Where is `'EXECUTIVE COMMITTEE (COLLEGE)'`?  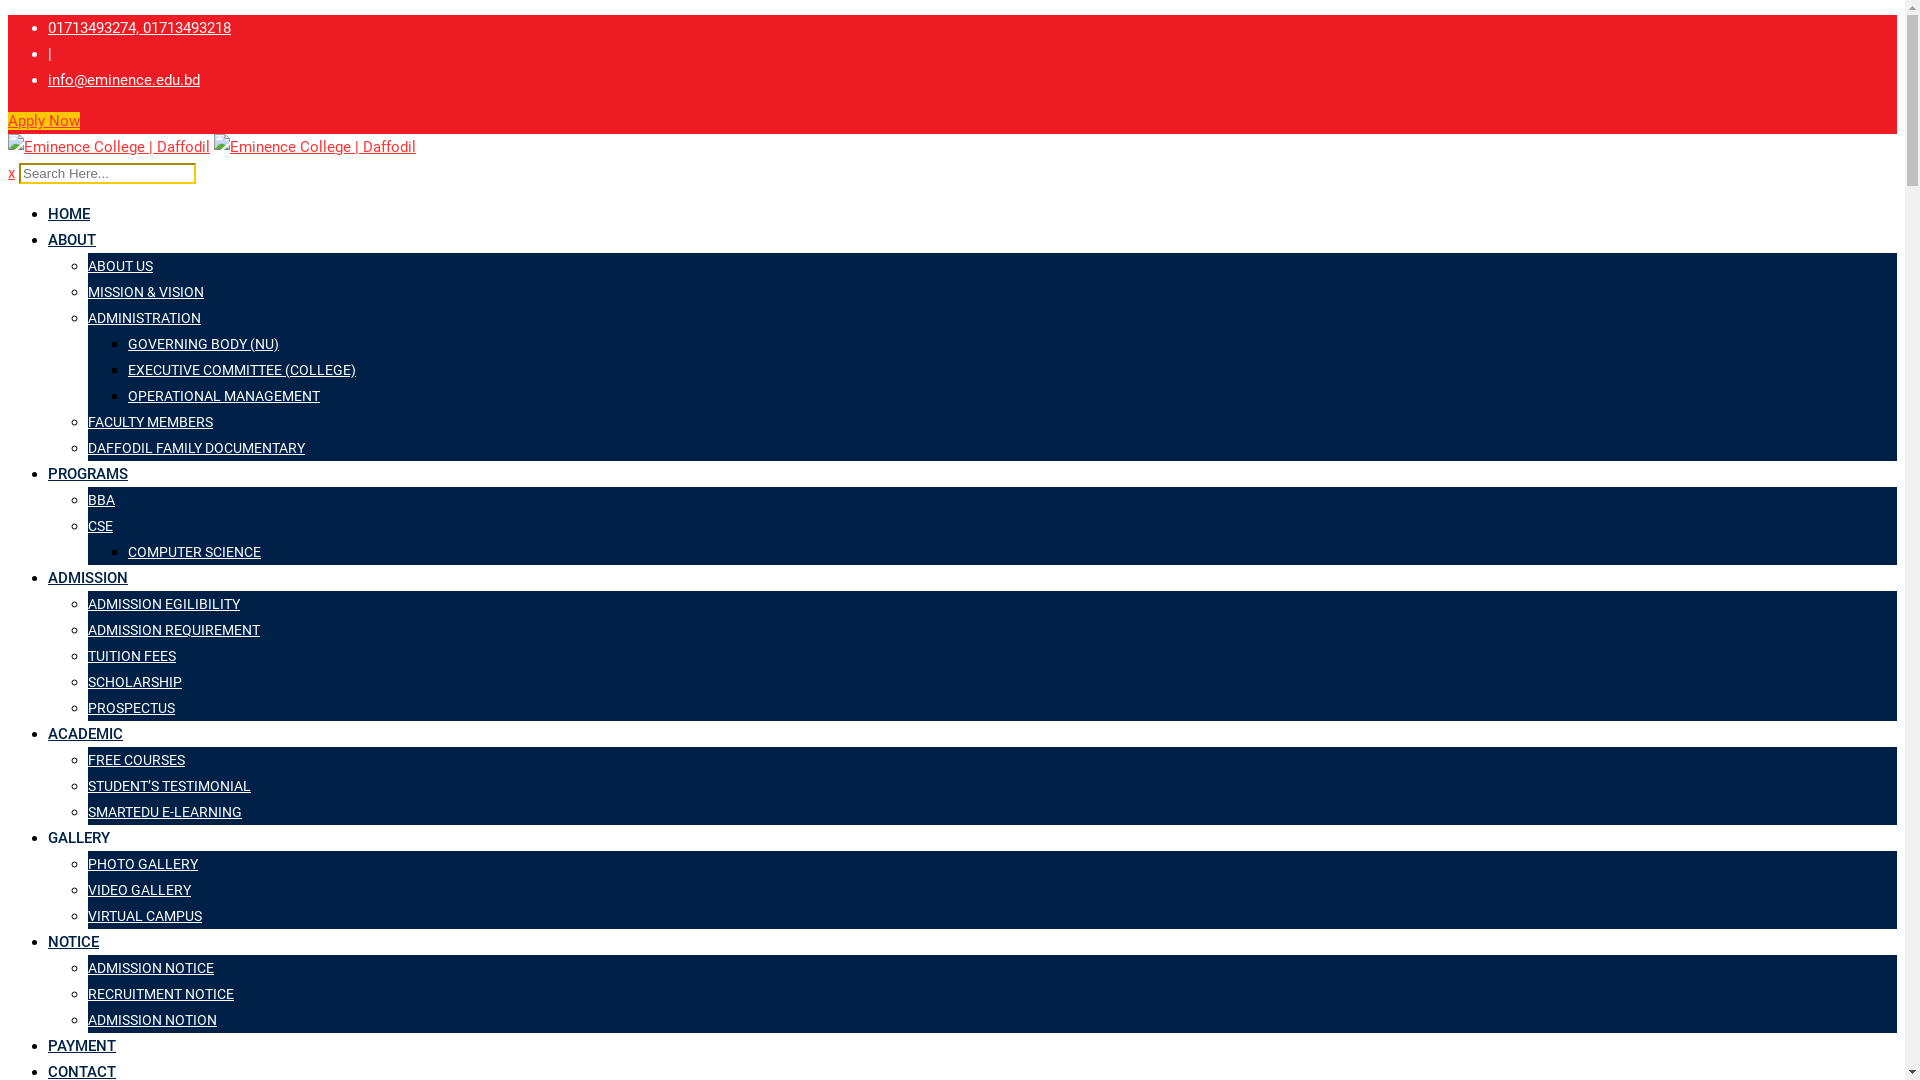
'EXECUTIVE COMMITTEE (COLLEGE)' is located at coordinates (240, 370).